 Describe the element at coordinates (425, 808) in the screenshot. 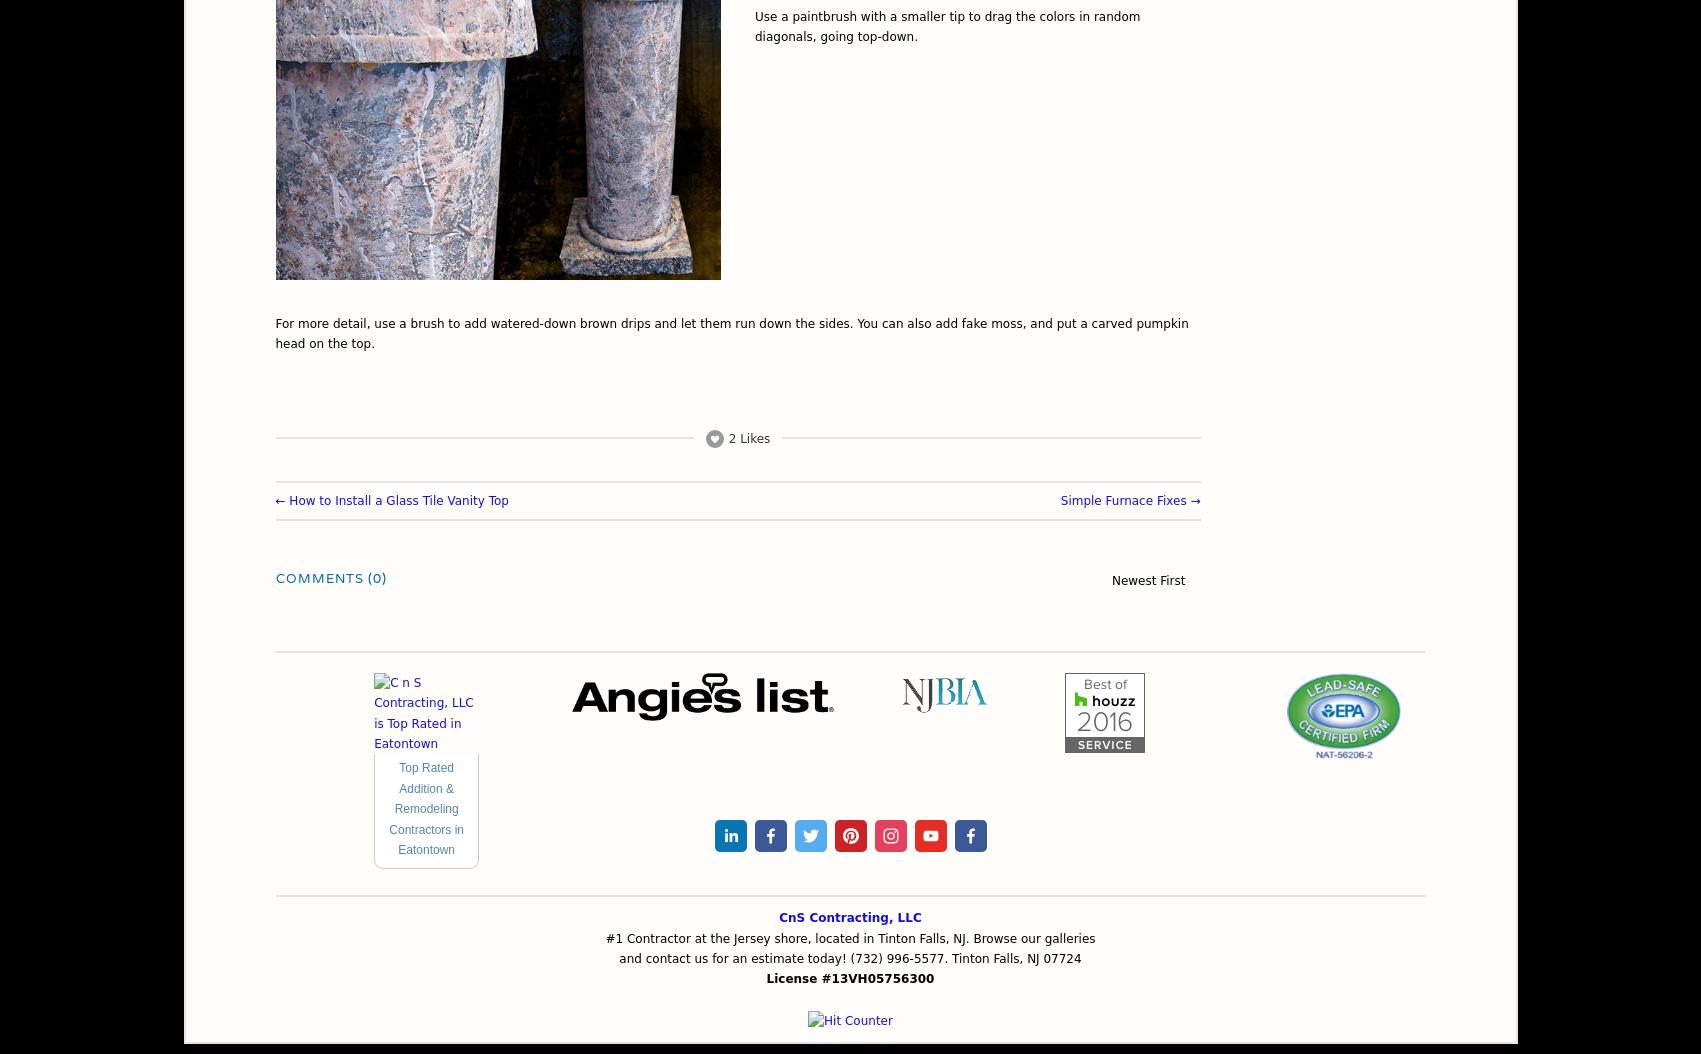

I see `'Top Rated Addition & Remodeling Contractors in Eatontown'` at that location.